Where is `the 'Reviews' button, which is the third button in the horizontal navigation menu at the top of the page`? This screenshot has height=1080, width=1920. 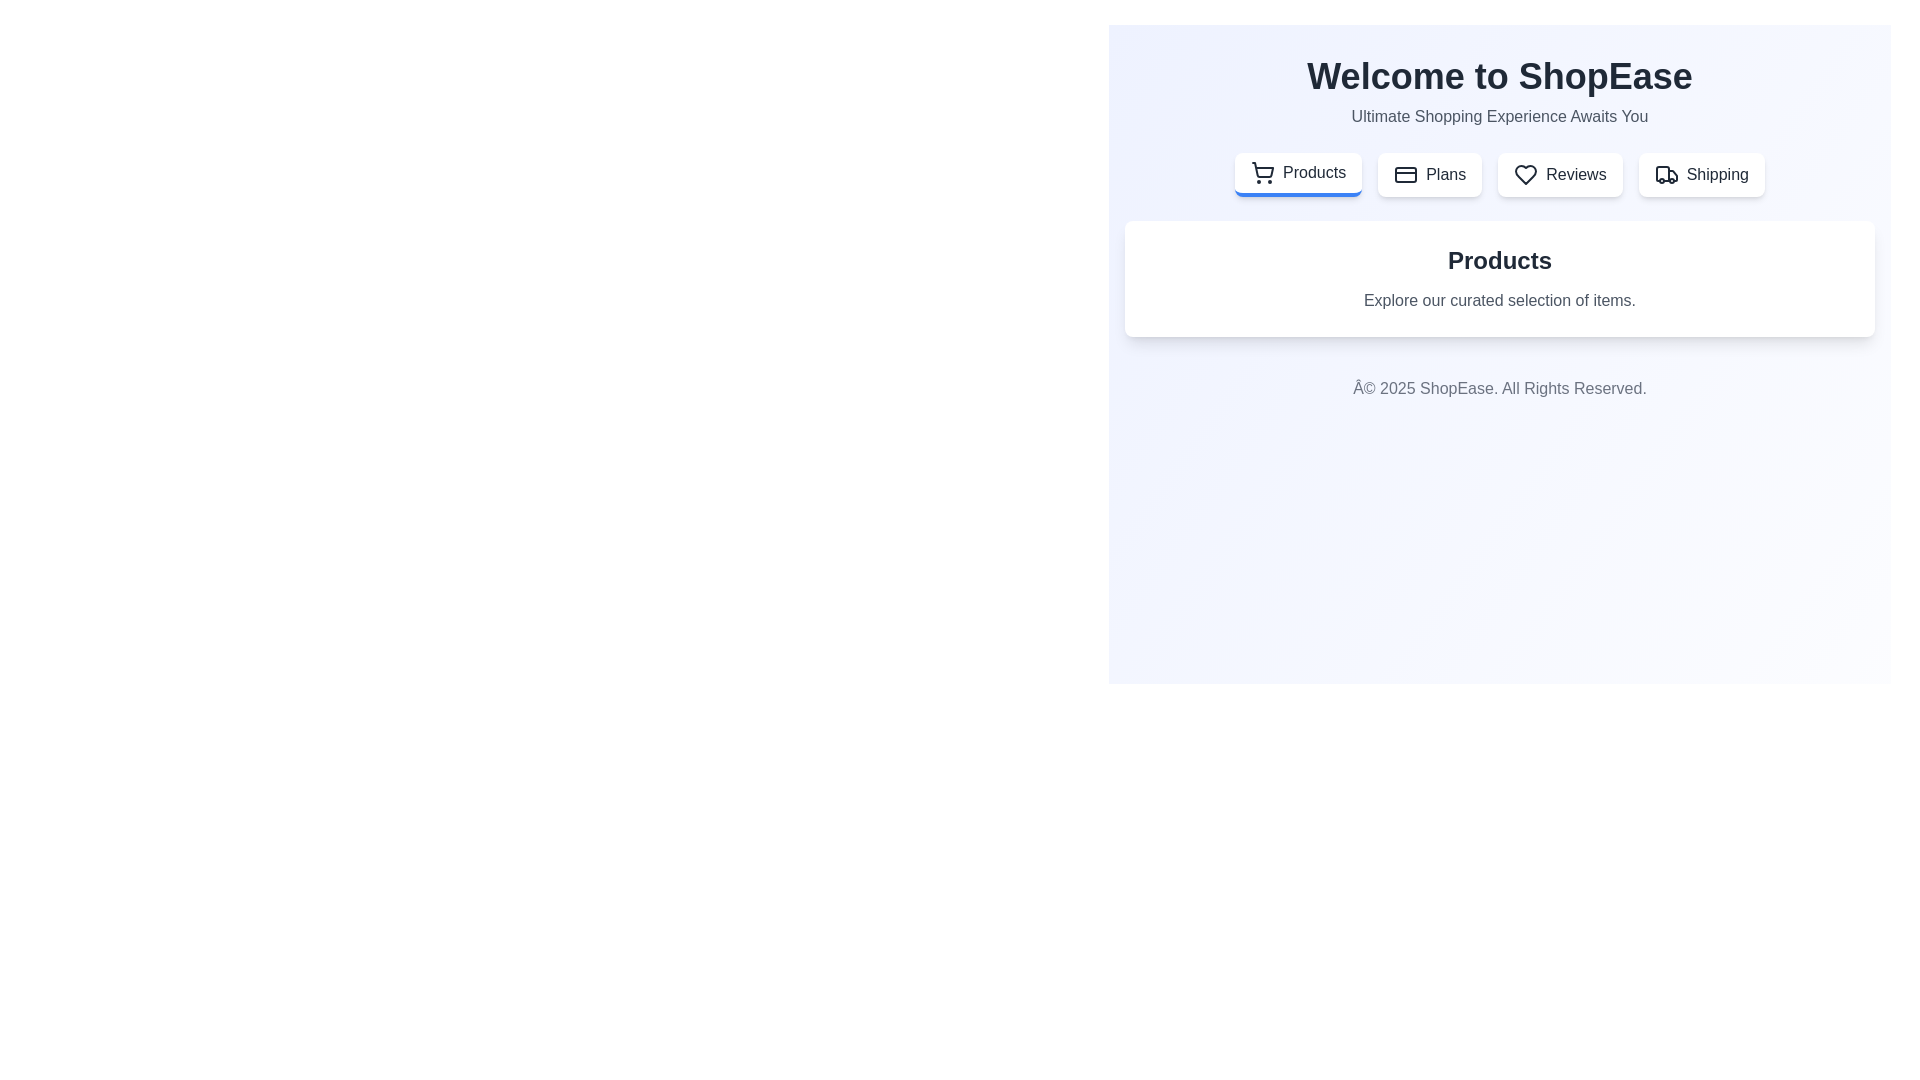
the 'Reviews' button, which is the third button in the horizontal navigation menu at the top of the page is located at coordinates (1559, 173).